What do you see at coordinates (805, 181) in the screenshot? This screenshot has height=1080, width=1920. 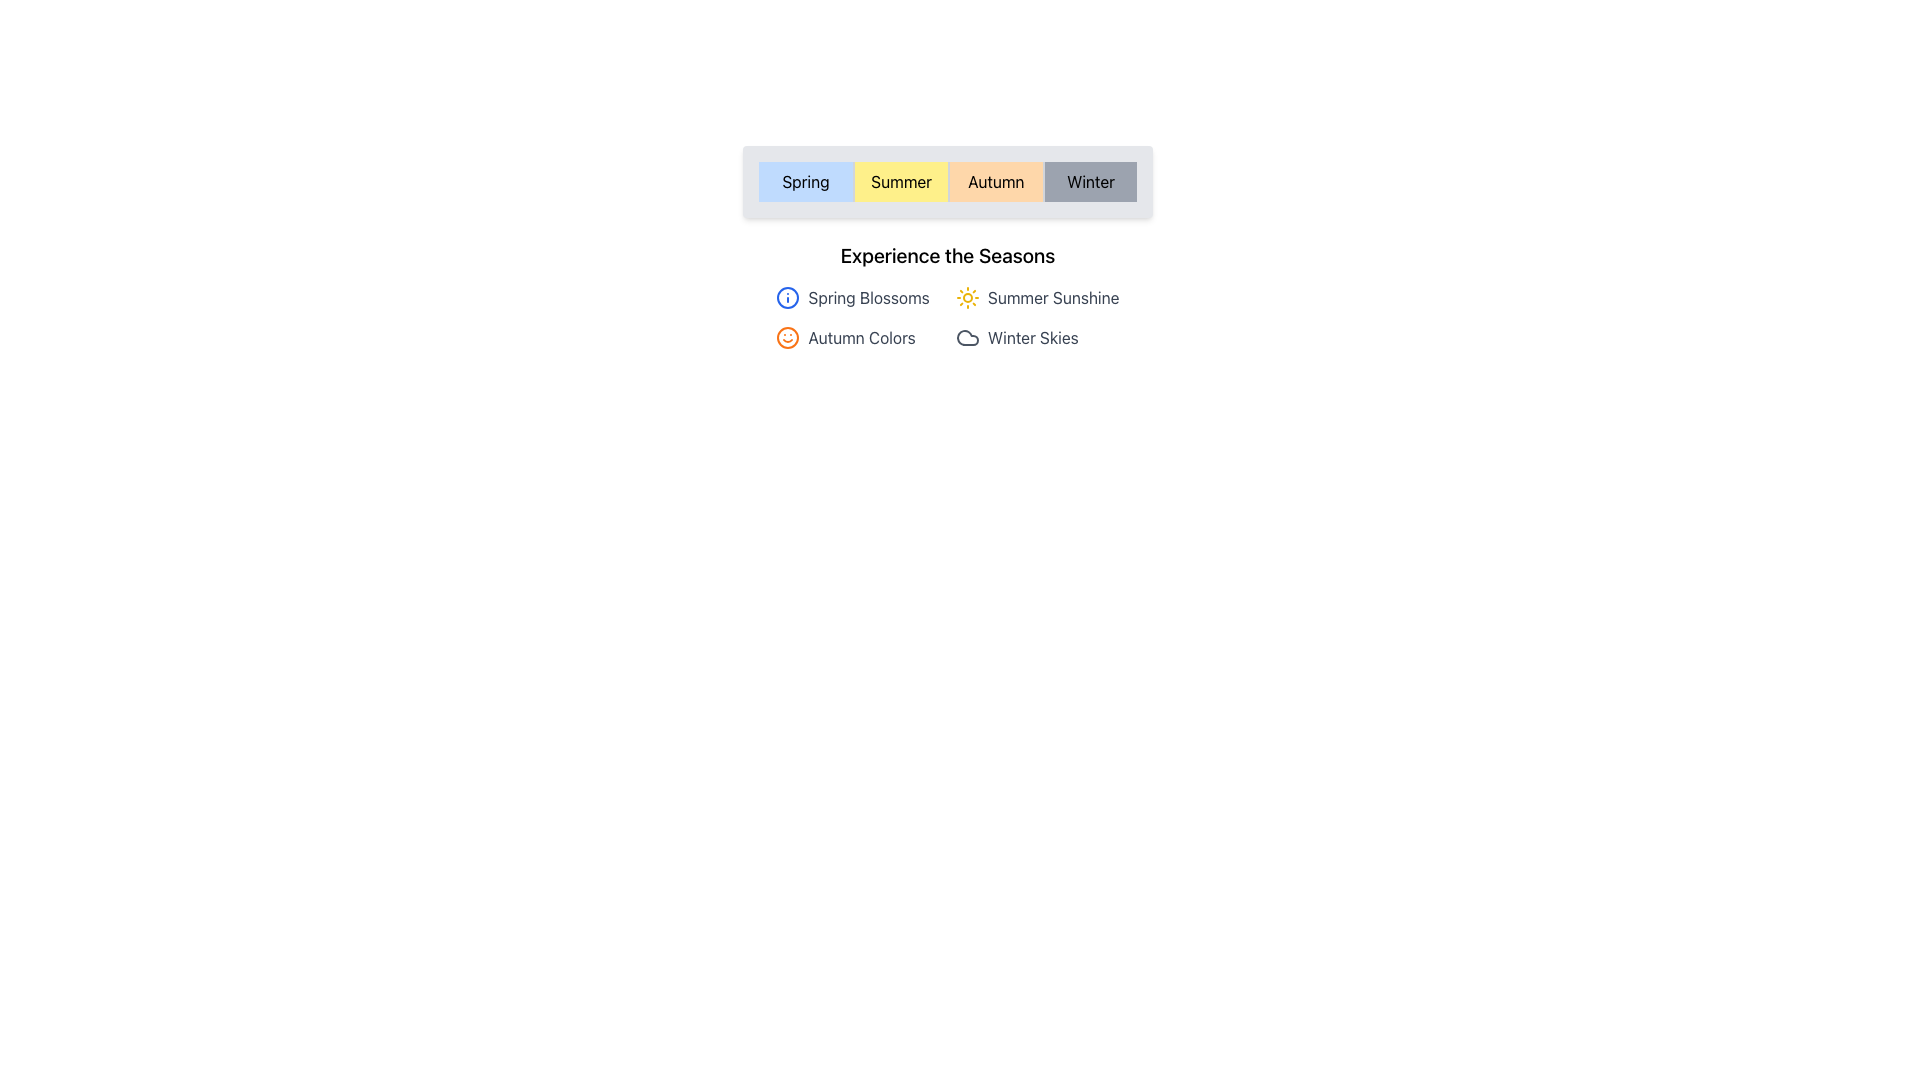 I see `the leftmost button labeled 'Spring' to activate its hover state` at bounding box center [805, 181].